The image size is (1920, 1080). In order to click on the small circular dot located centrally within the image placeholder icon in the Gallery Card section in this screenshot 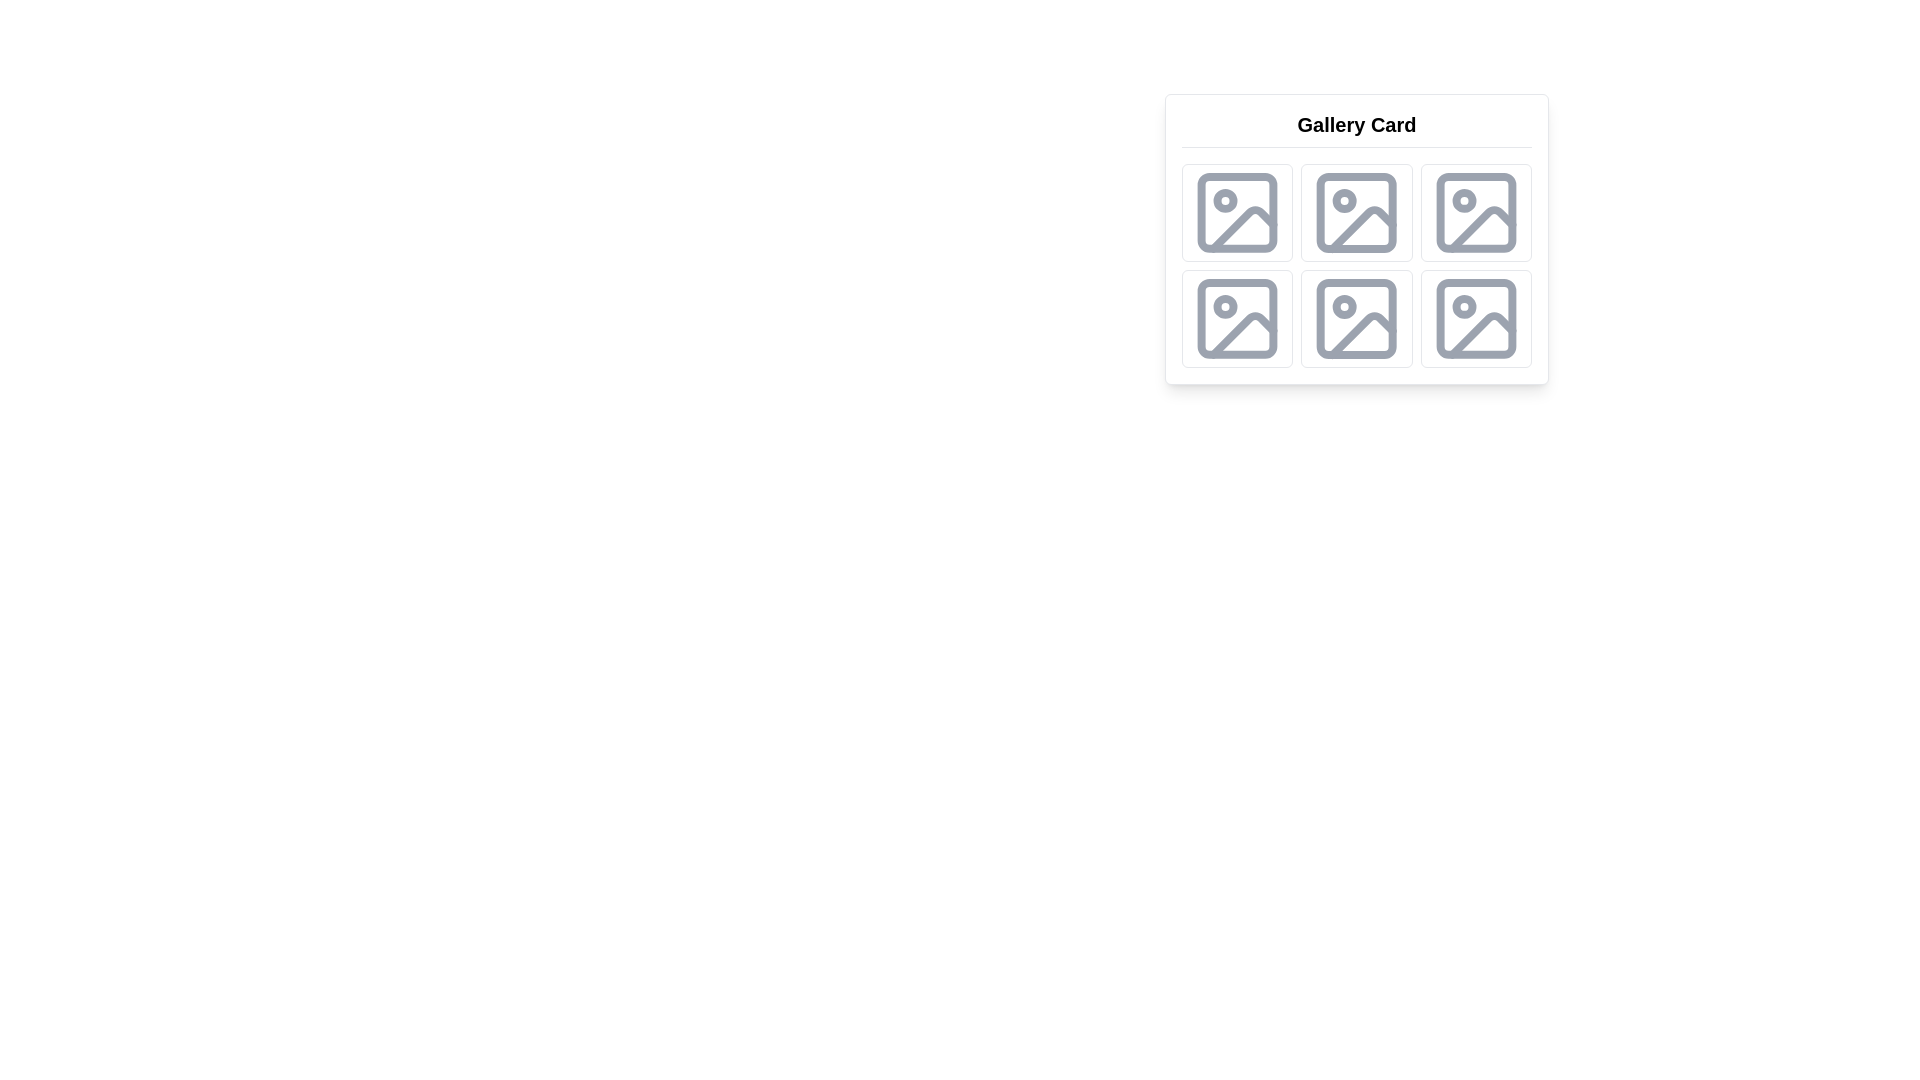, I will do `click(1344, 307)`.